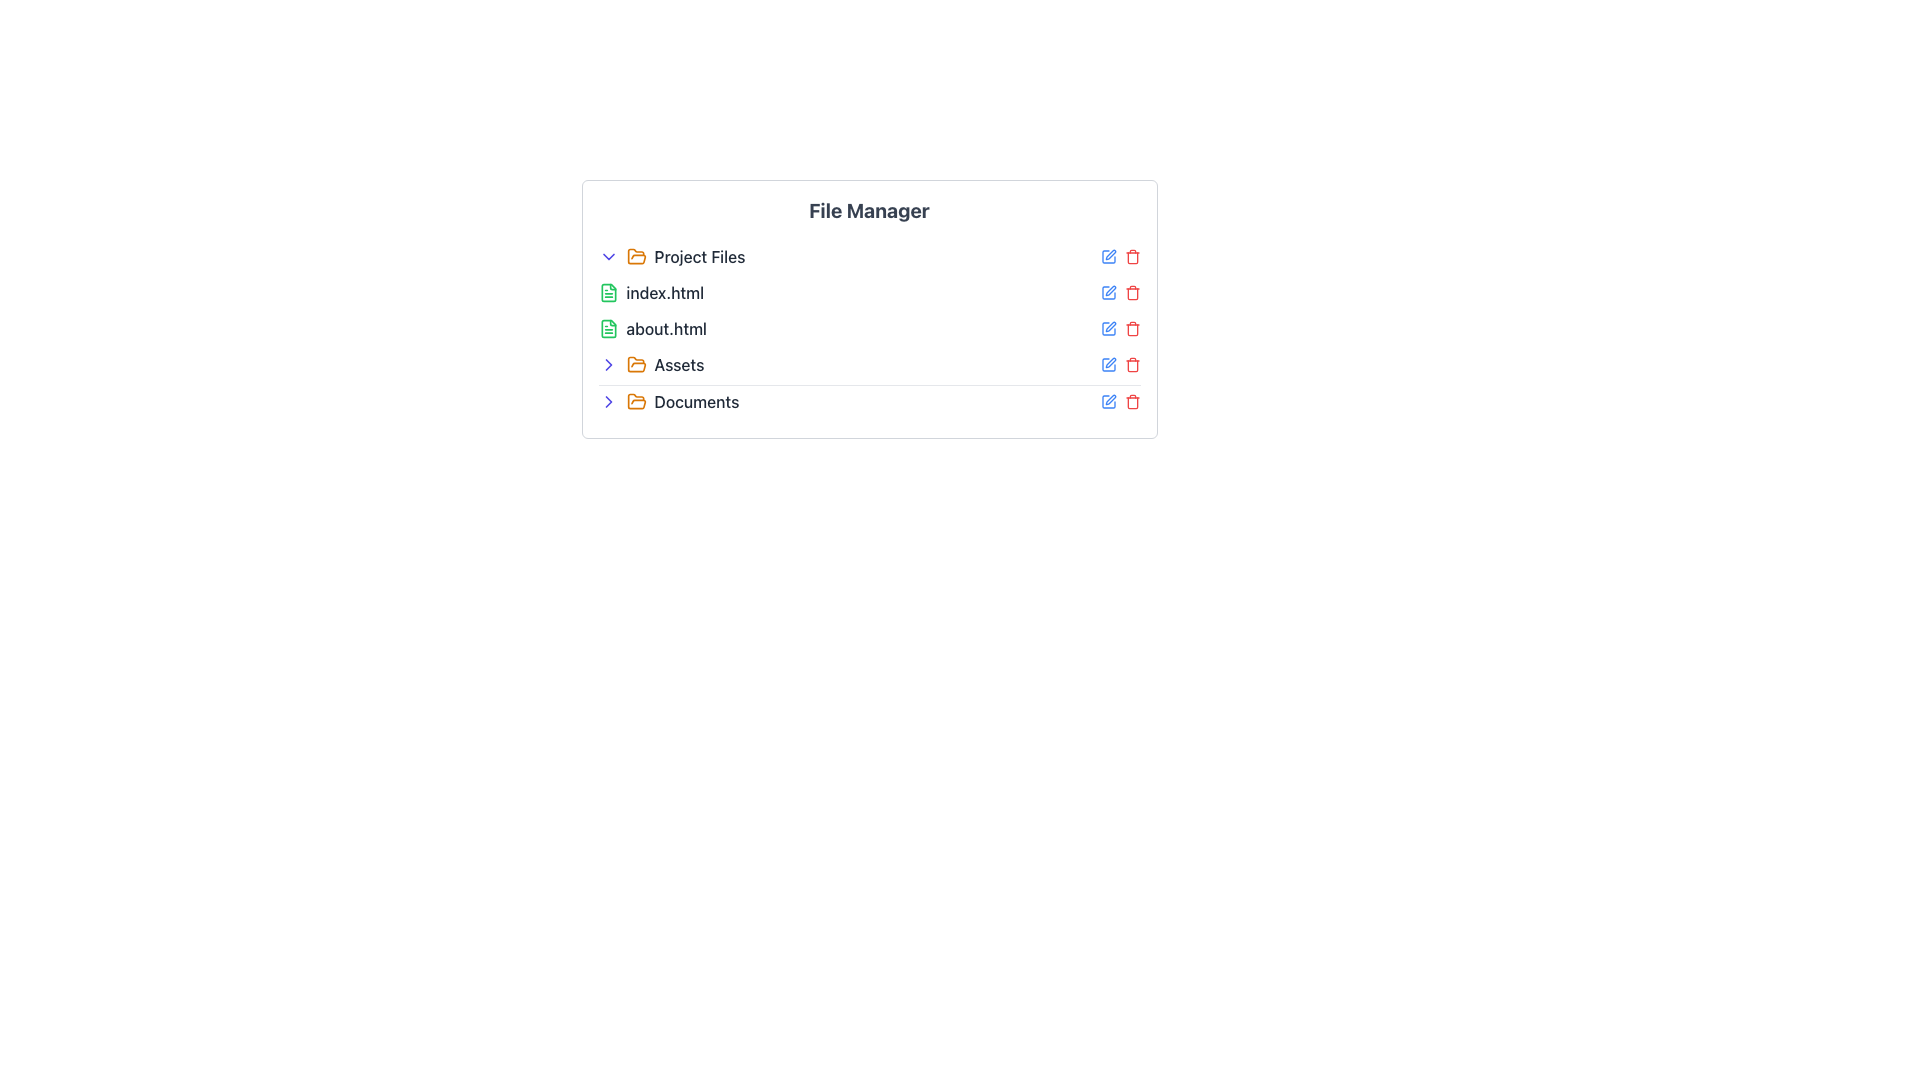 The image size is (1920, 1080). I want to click on the green icon representing the file type or status associated with 'index.html', which is located to the left of the file name in the file list, so click(607, 293).